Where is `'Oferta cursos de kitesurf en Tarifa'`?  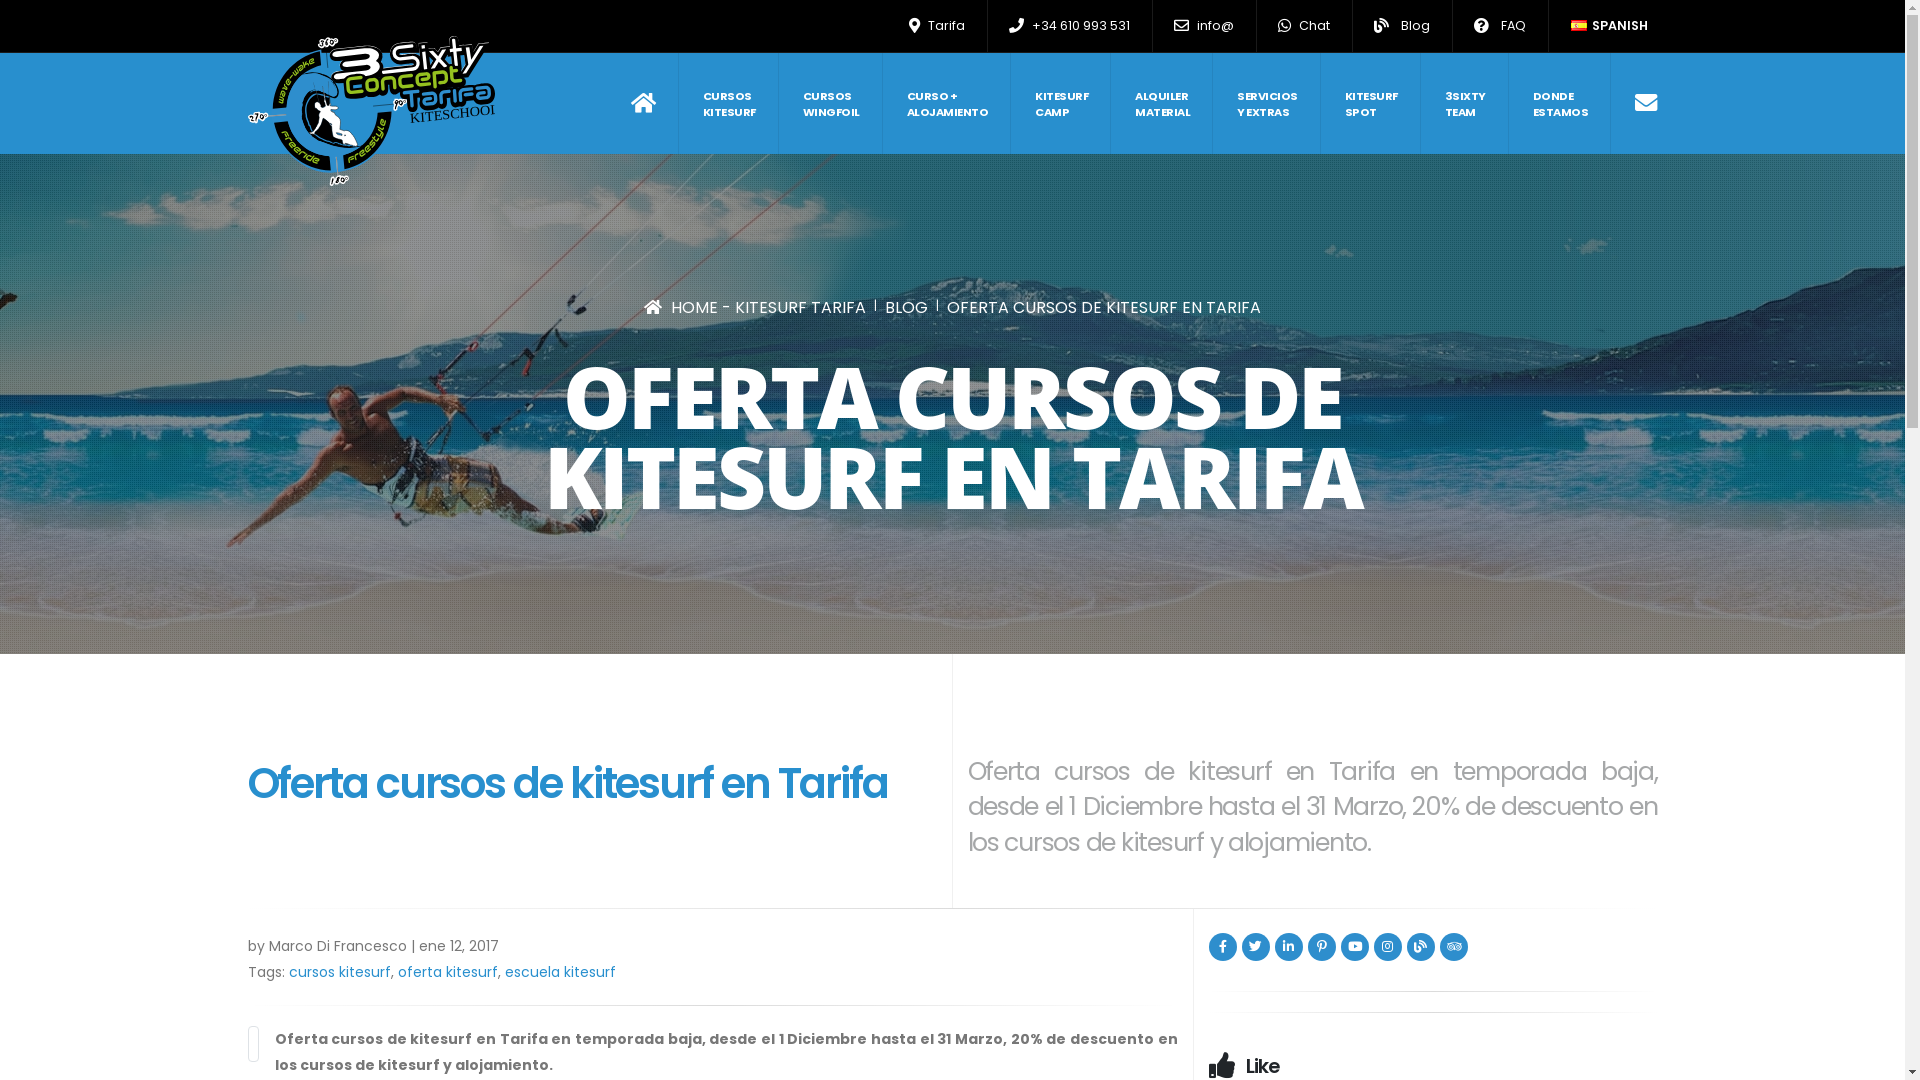 'Oferta cursos de kitesurf en Tarifa' is located at coordinates (252, 1043).